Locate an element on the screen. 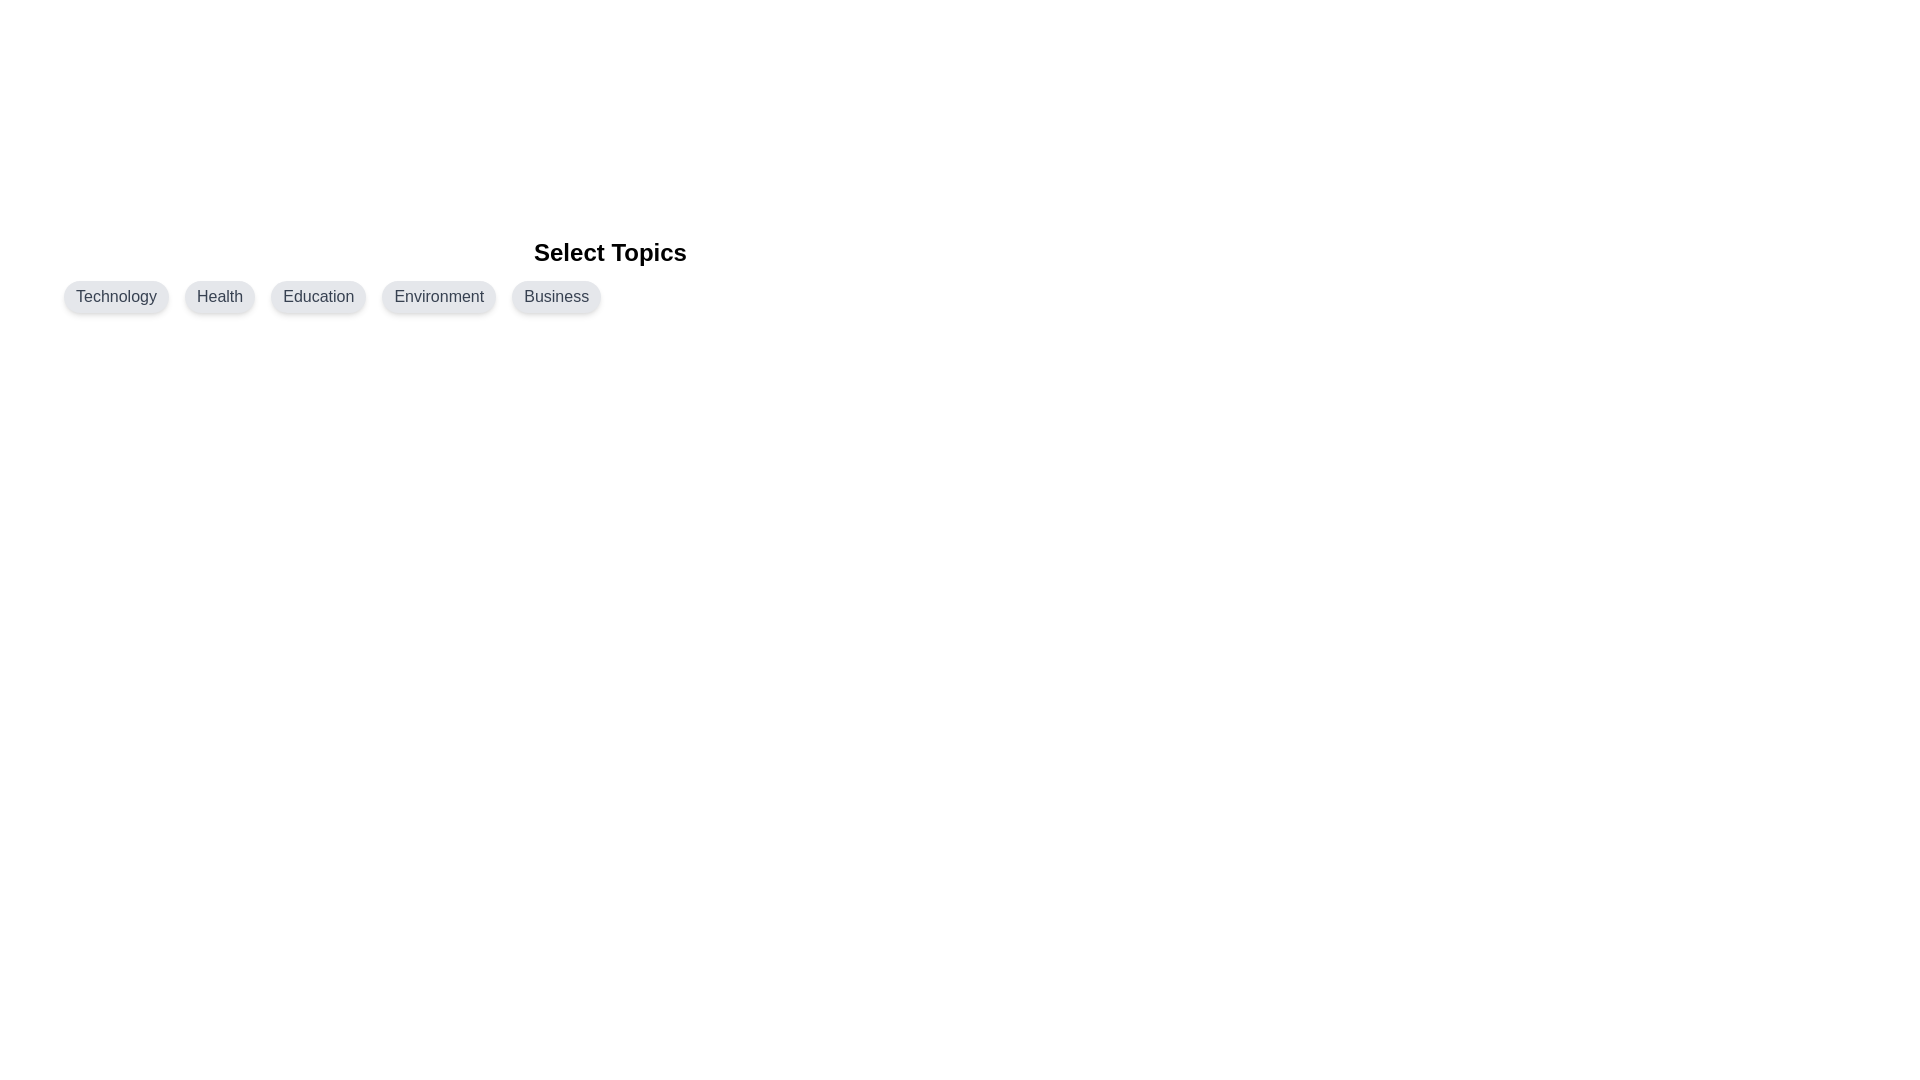 The height and width of the screenshot is (1080, 1920). the topic chip labeled Business by clicking on it is located at coordinates (556, 297).